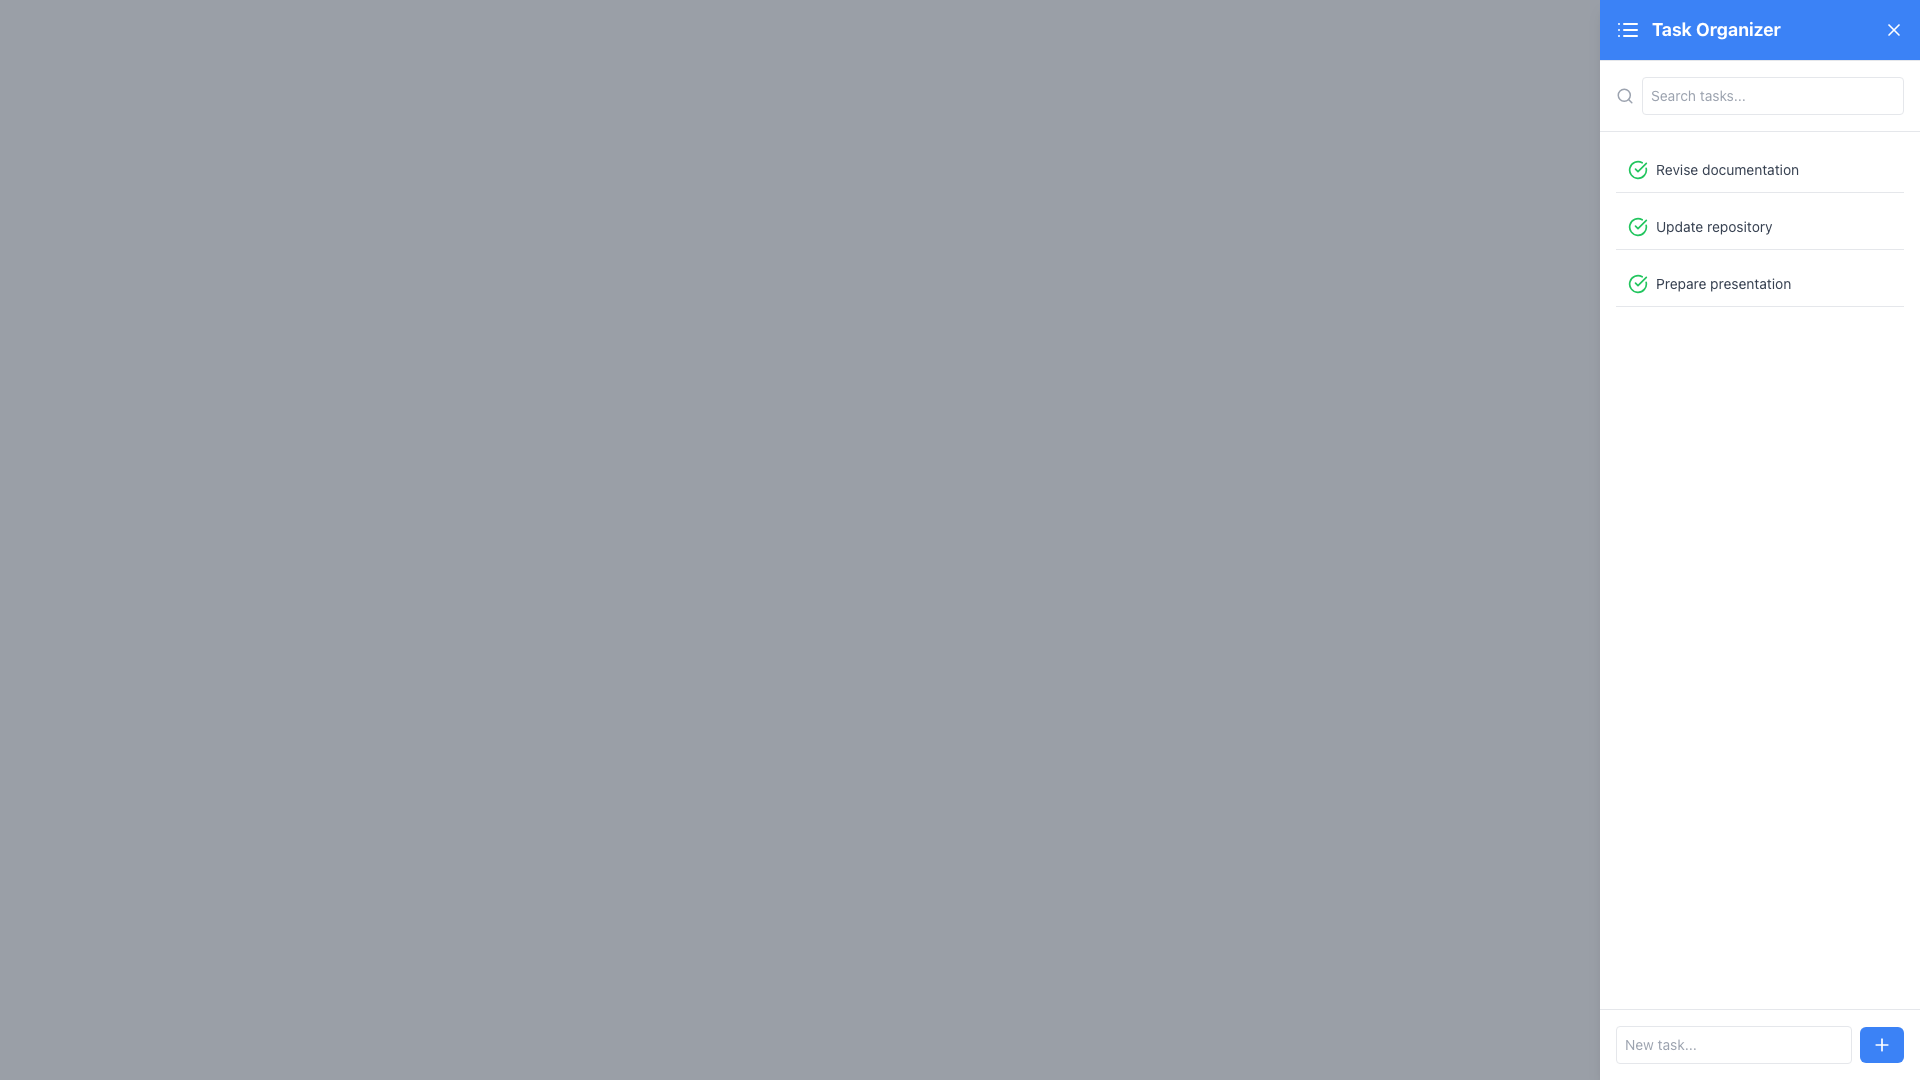  What do you see at coordinates (1880, 1044) in the screenshot?
I see `the addition icon located within the blue rectangular button in the bottom-right corner of the interface to invoke its action for adding a new task` at bounding box center [1880, 1044].